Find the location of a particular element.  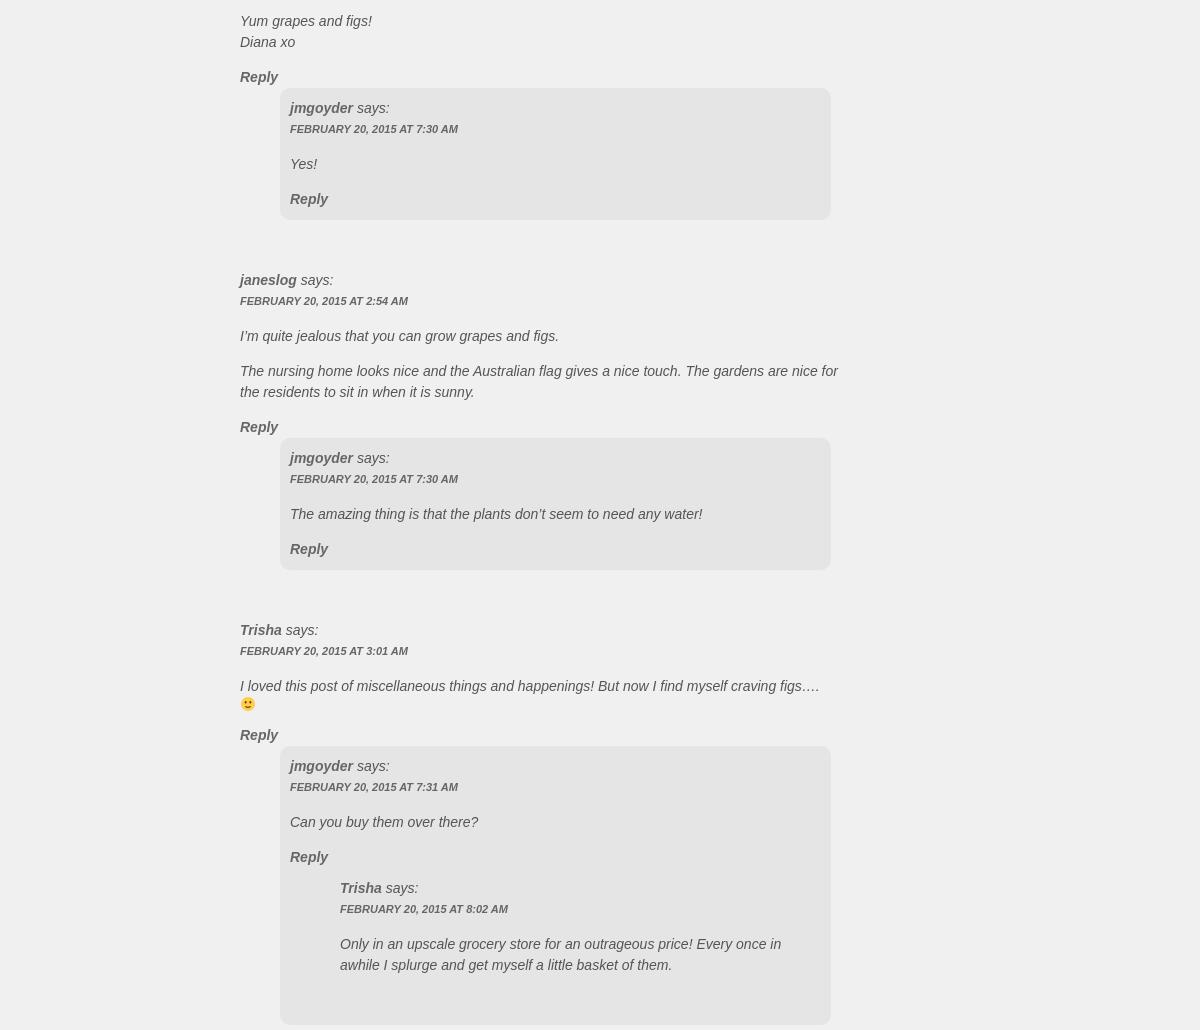

'February 20, 2015 at 3:01 AM' is located at coordinates (323, 649).